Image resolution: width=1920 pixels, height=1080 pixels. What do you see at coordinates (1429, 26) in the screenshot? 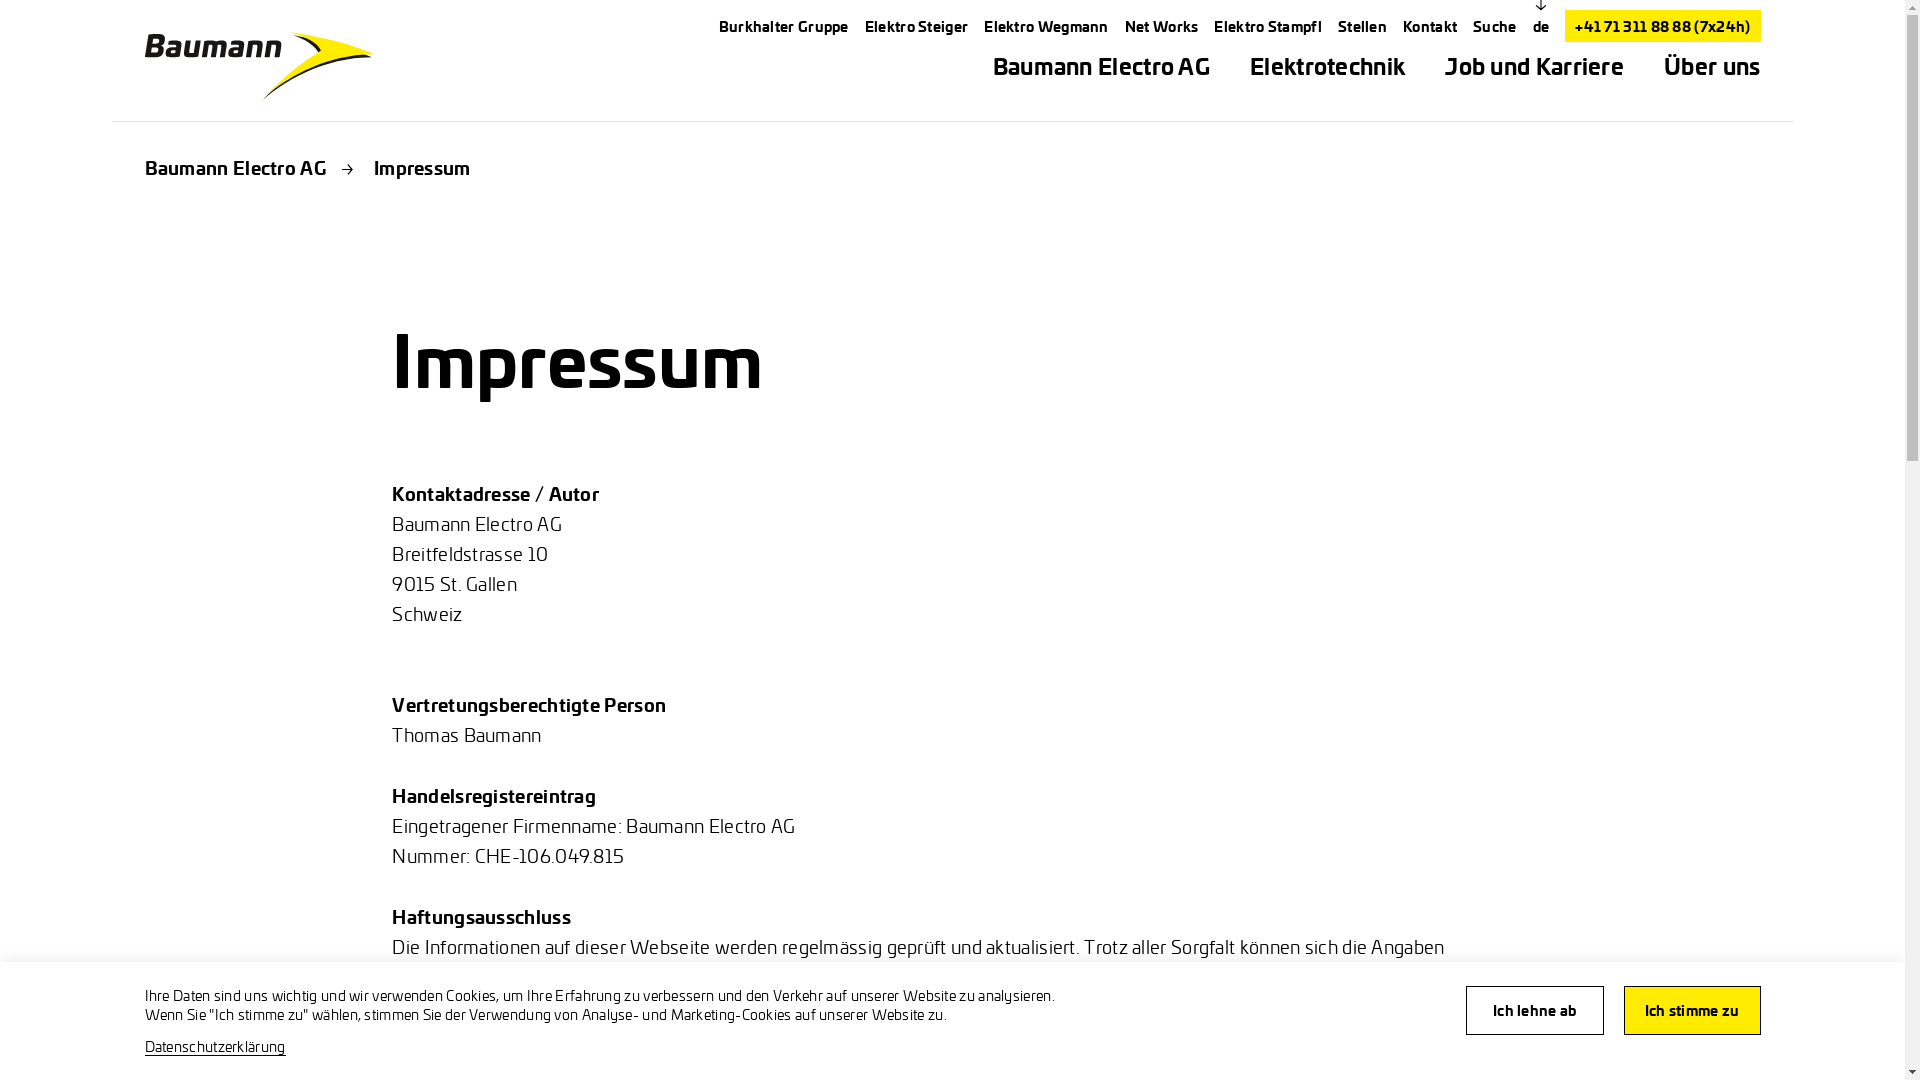
I see `'Kontakt'` at bounding box center [1429, 26].